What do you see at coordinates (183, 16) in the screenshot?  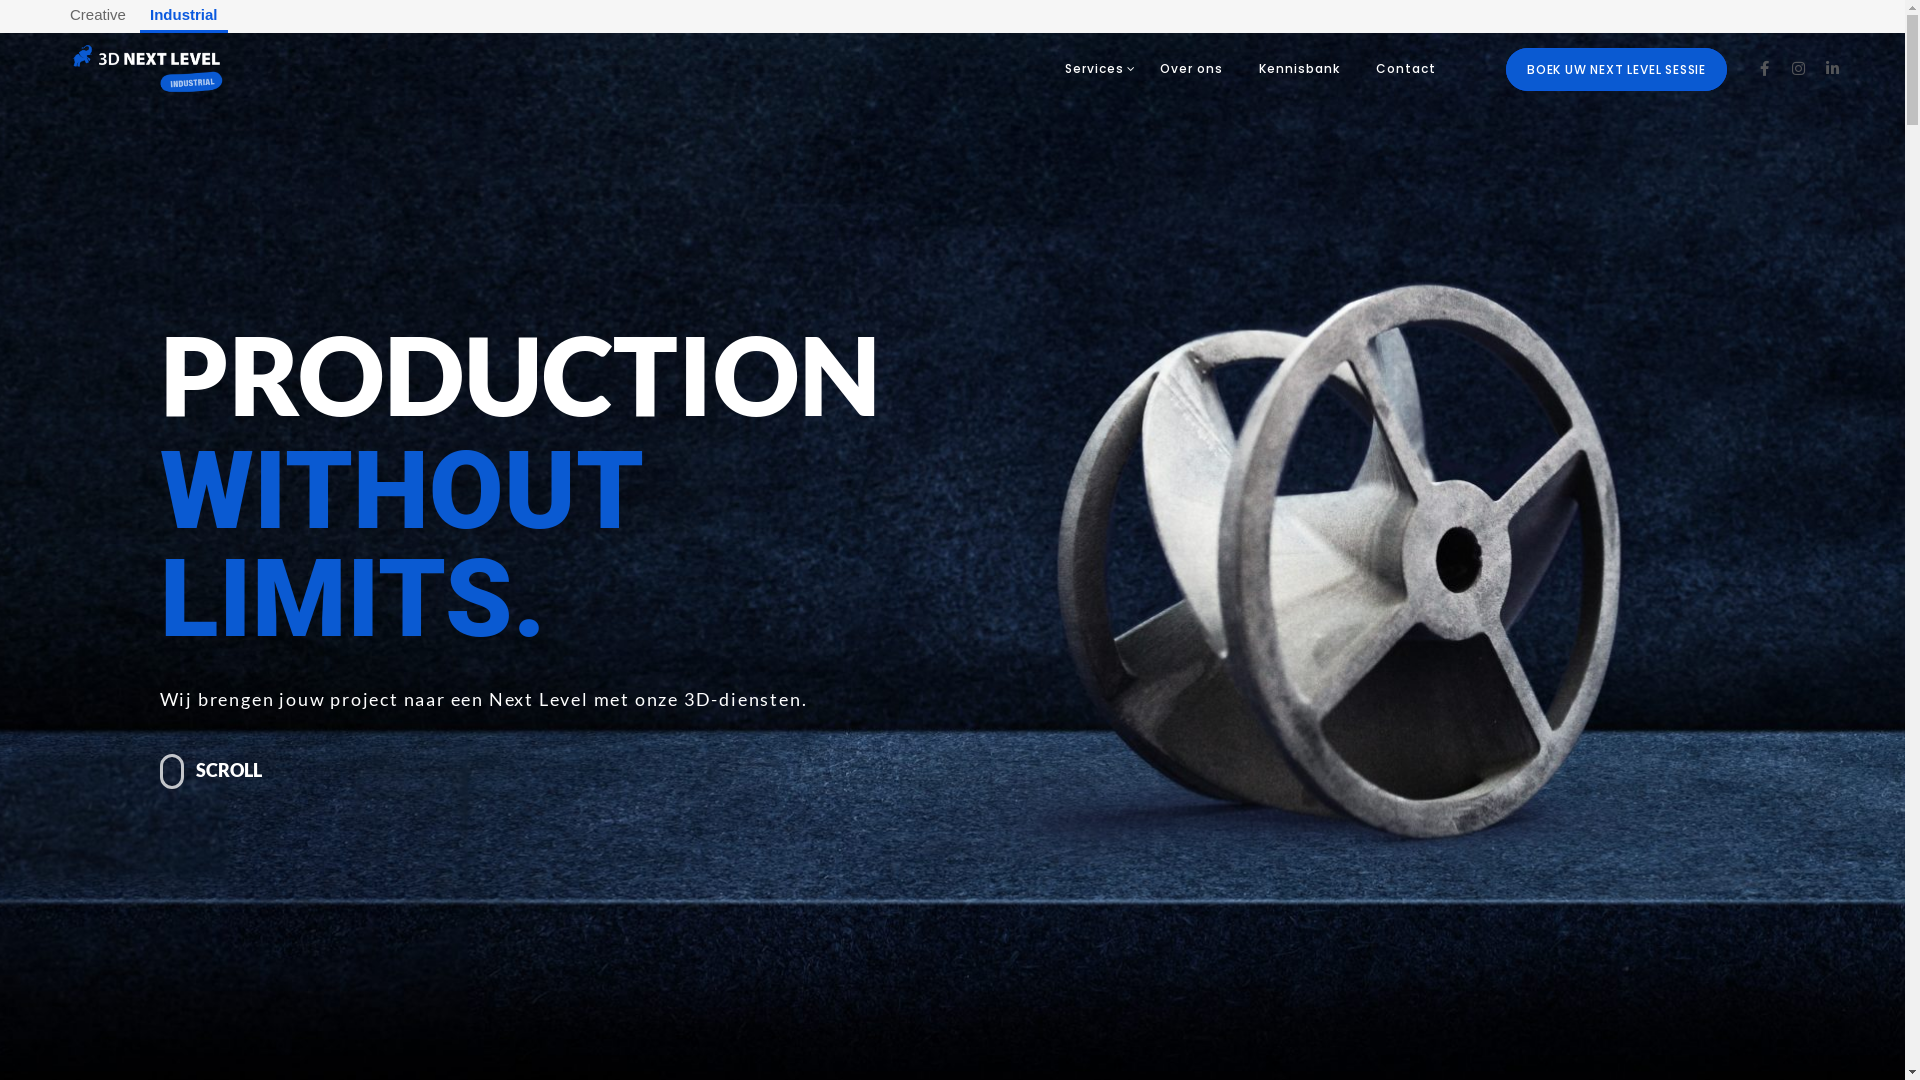 I see `'Industrial'` at bounding box center [183, 16].